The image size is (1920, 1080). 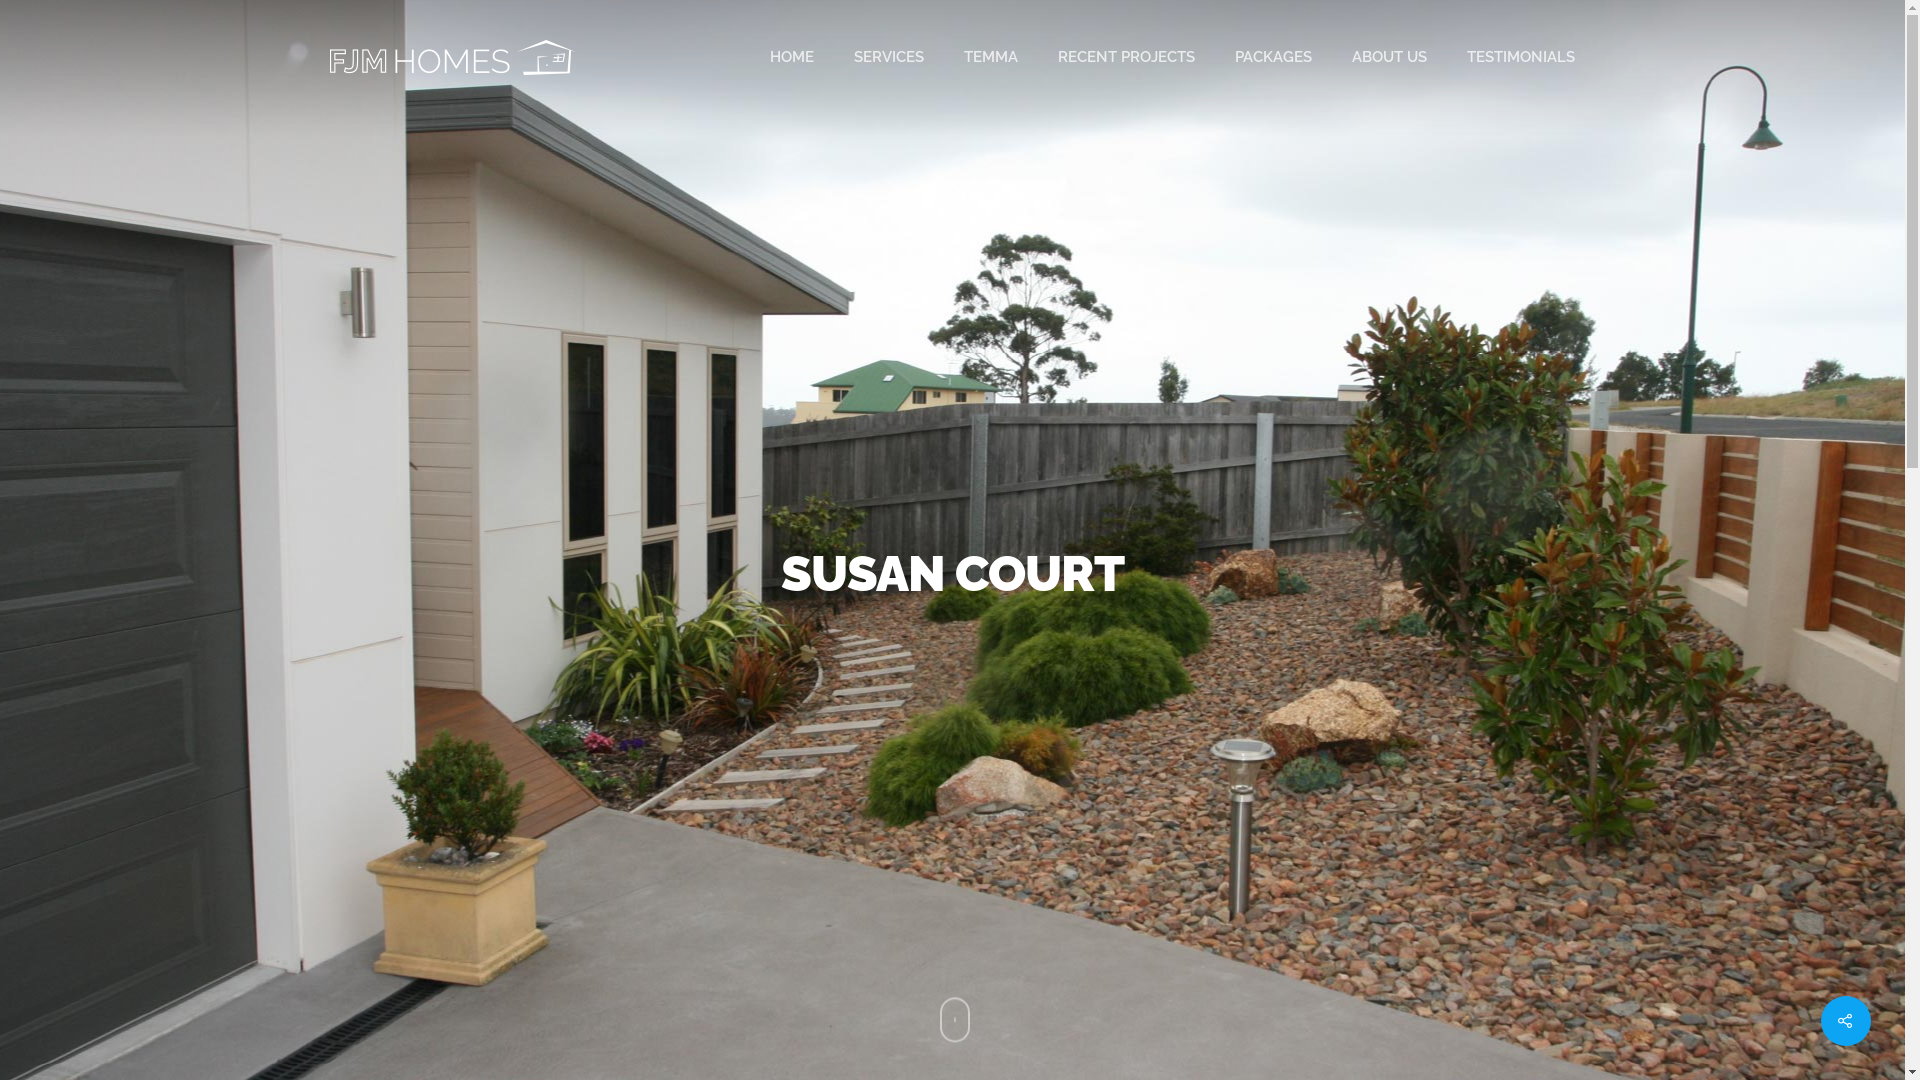 I want to click on 'HOME', so click(x=791, y=56).